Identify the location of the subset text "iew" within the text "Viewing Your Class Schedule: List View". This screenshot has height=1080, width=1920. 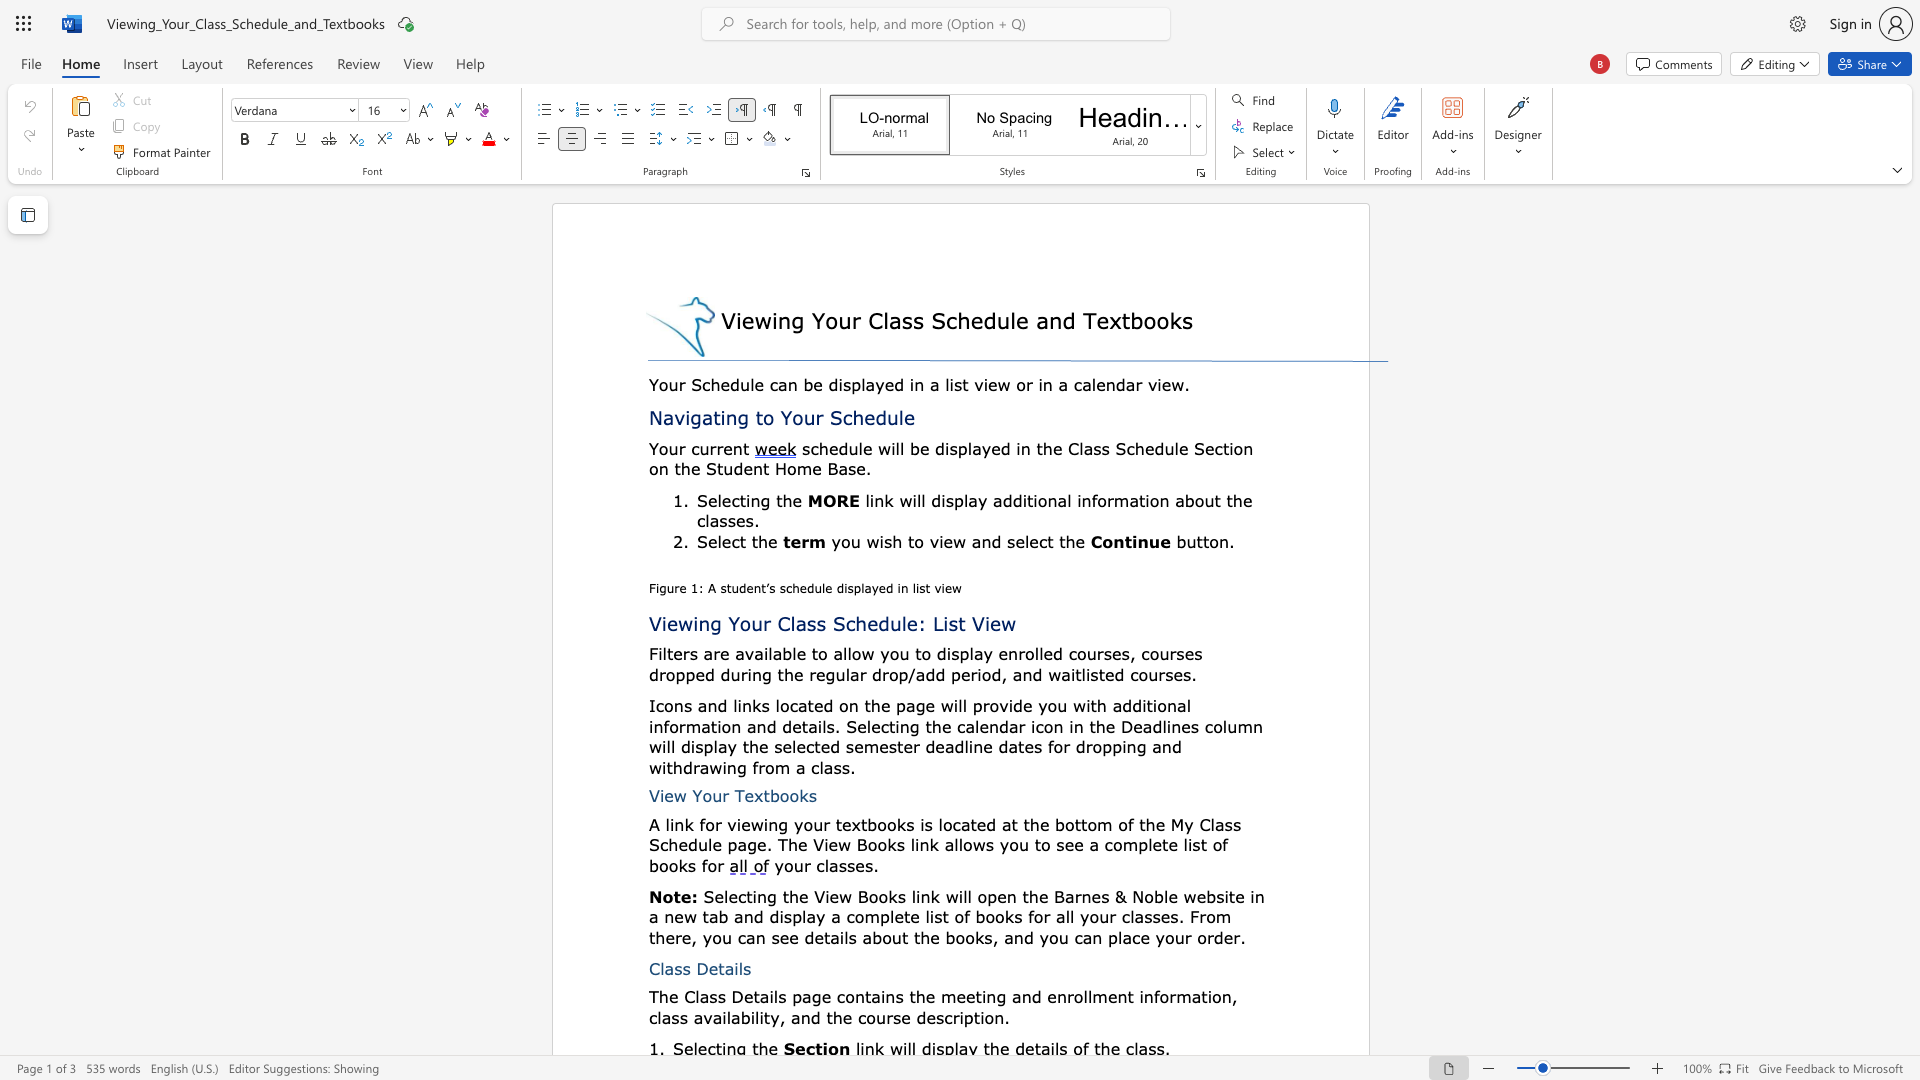
(984, 622).